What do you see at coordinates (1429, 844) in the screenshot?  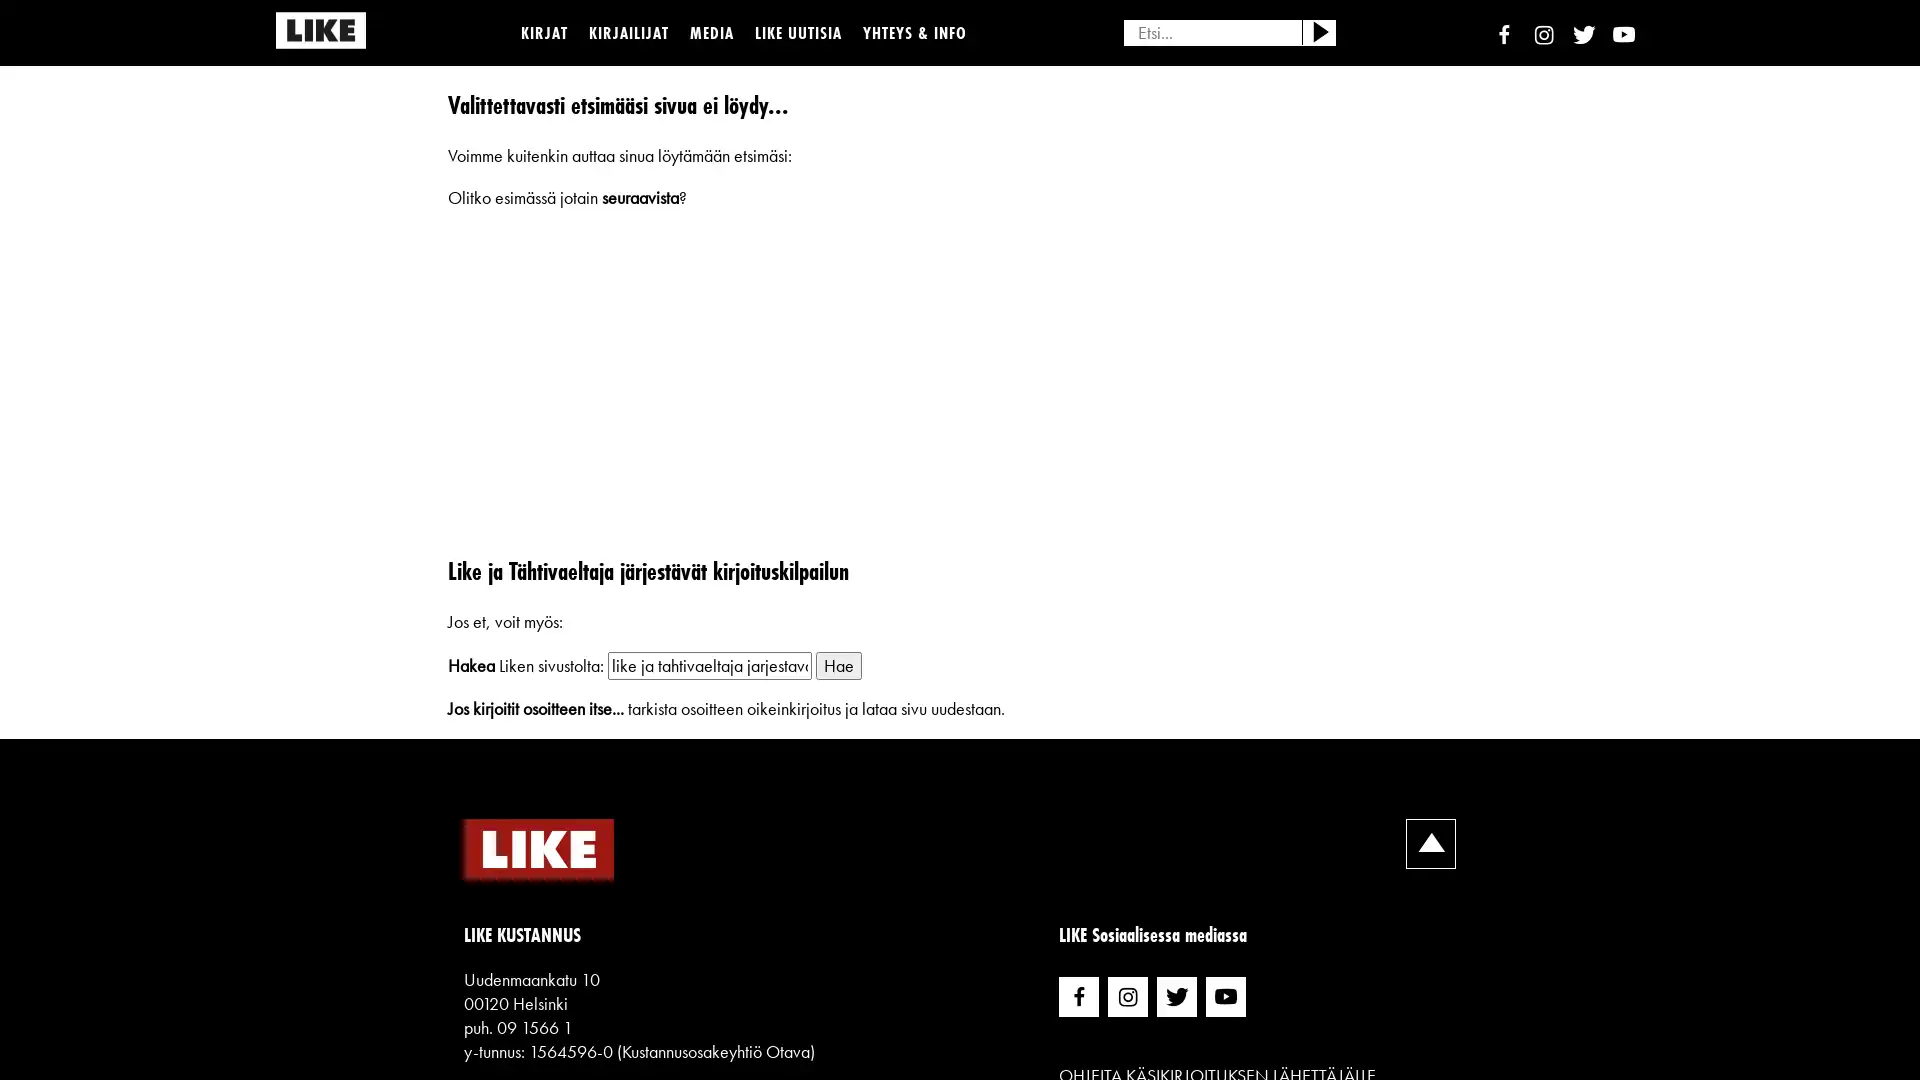 I see `Skrollaa ylospain` at bounding box center [1429, 844].